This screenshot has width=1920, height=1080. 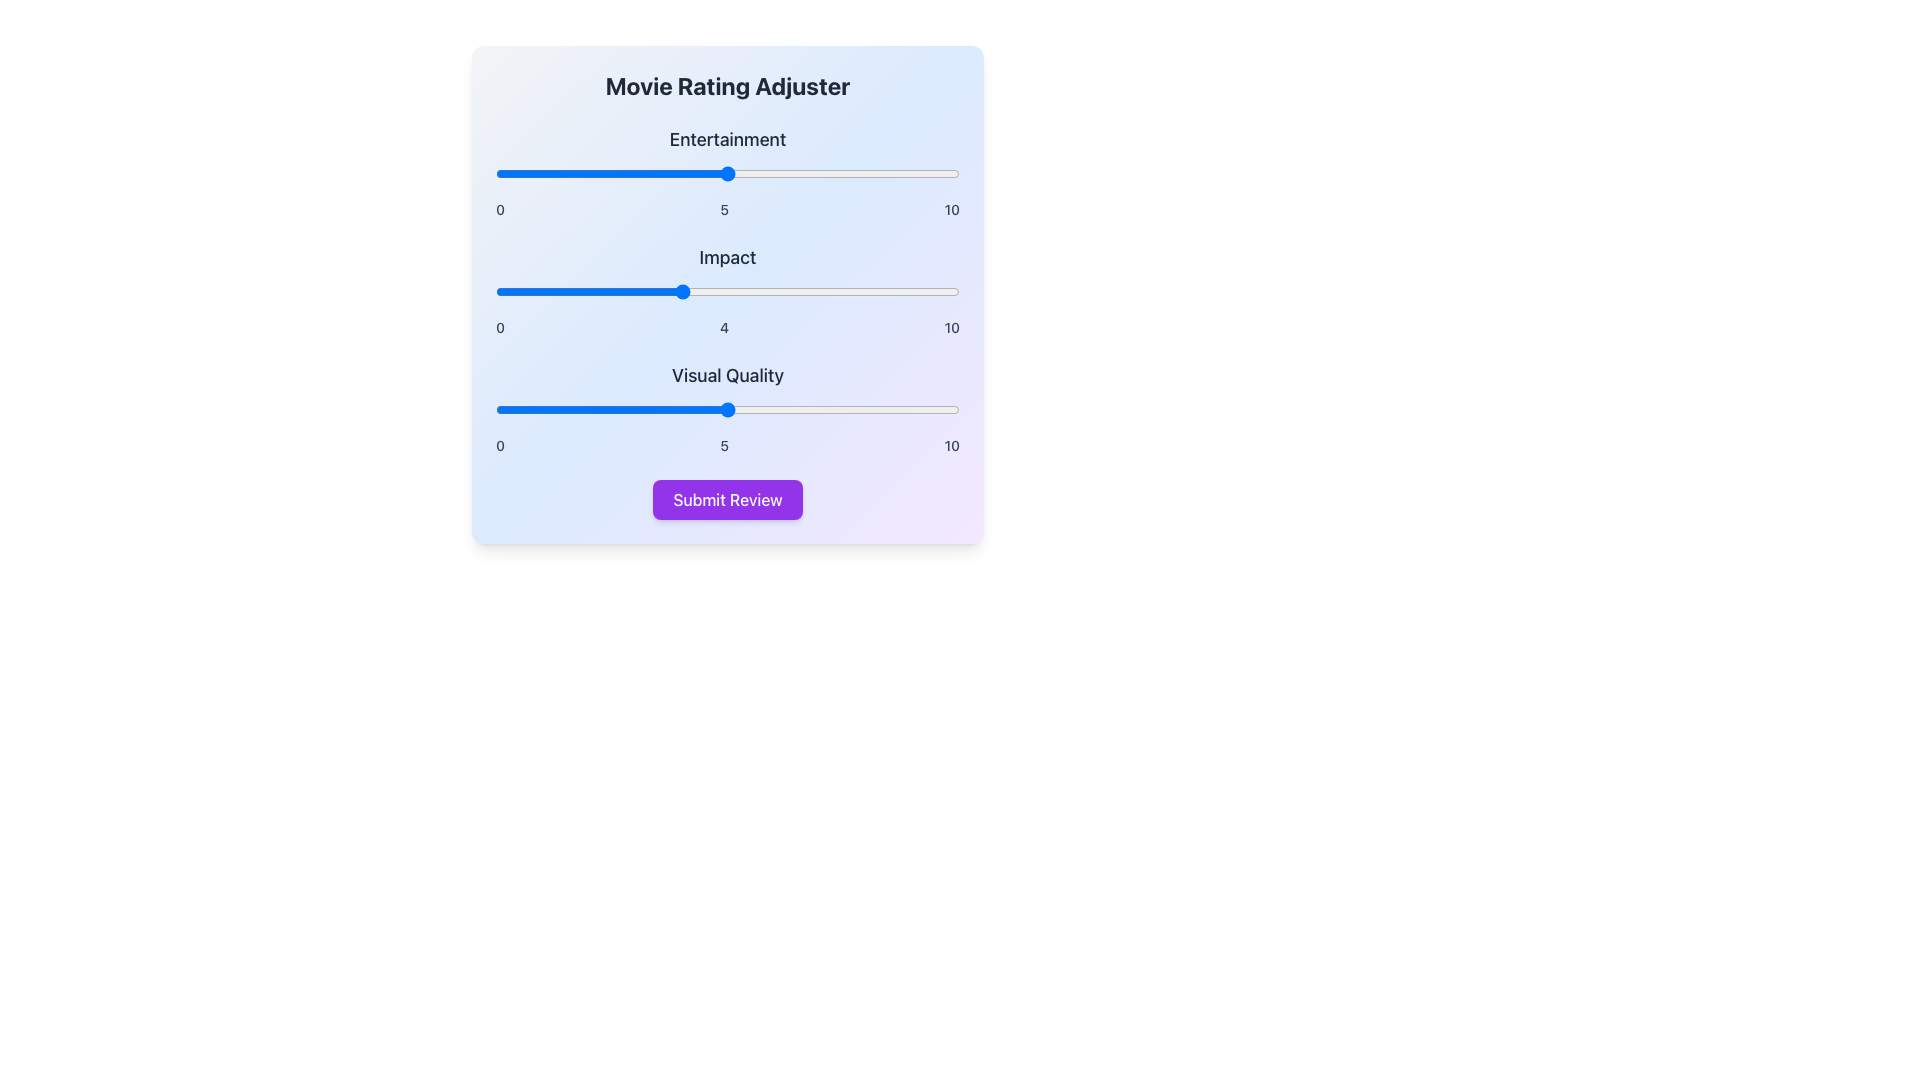 What do you see at coordinates (912, 172) in the screenshot?
I see `the entertainment value` at bounding box center [912, 172].